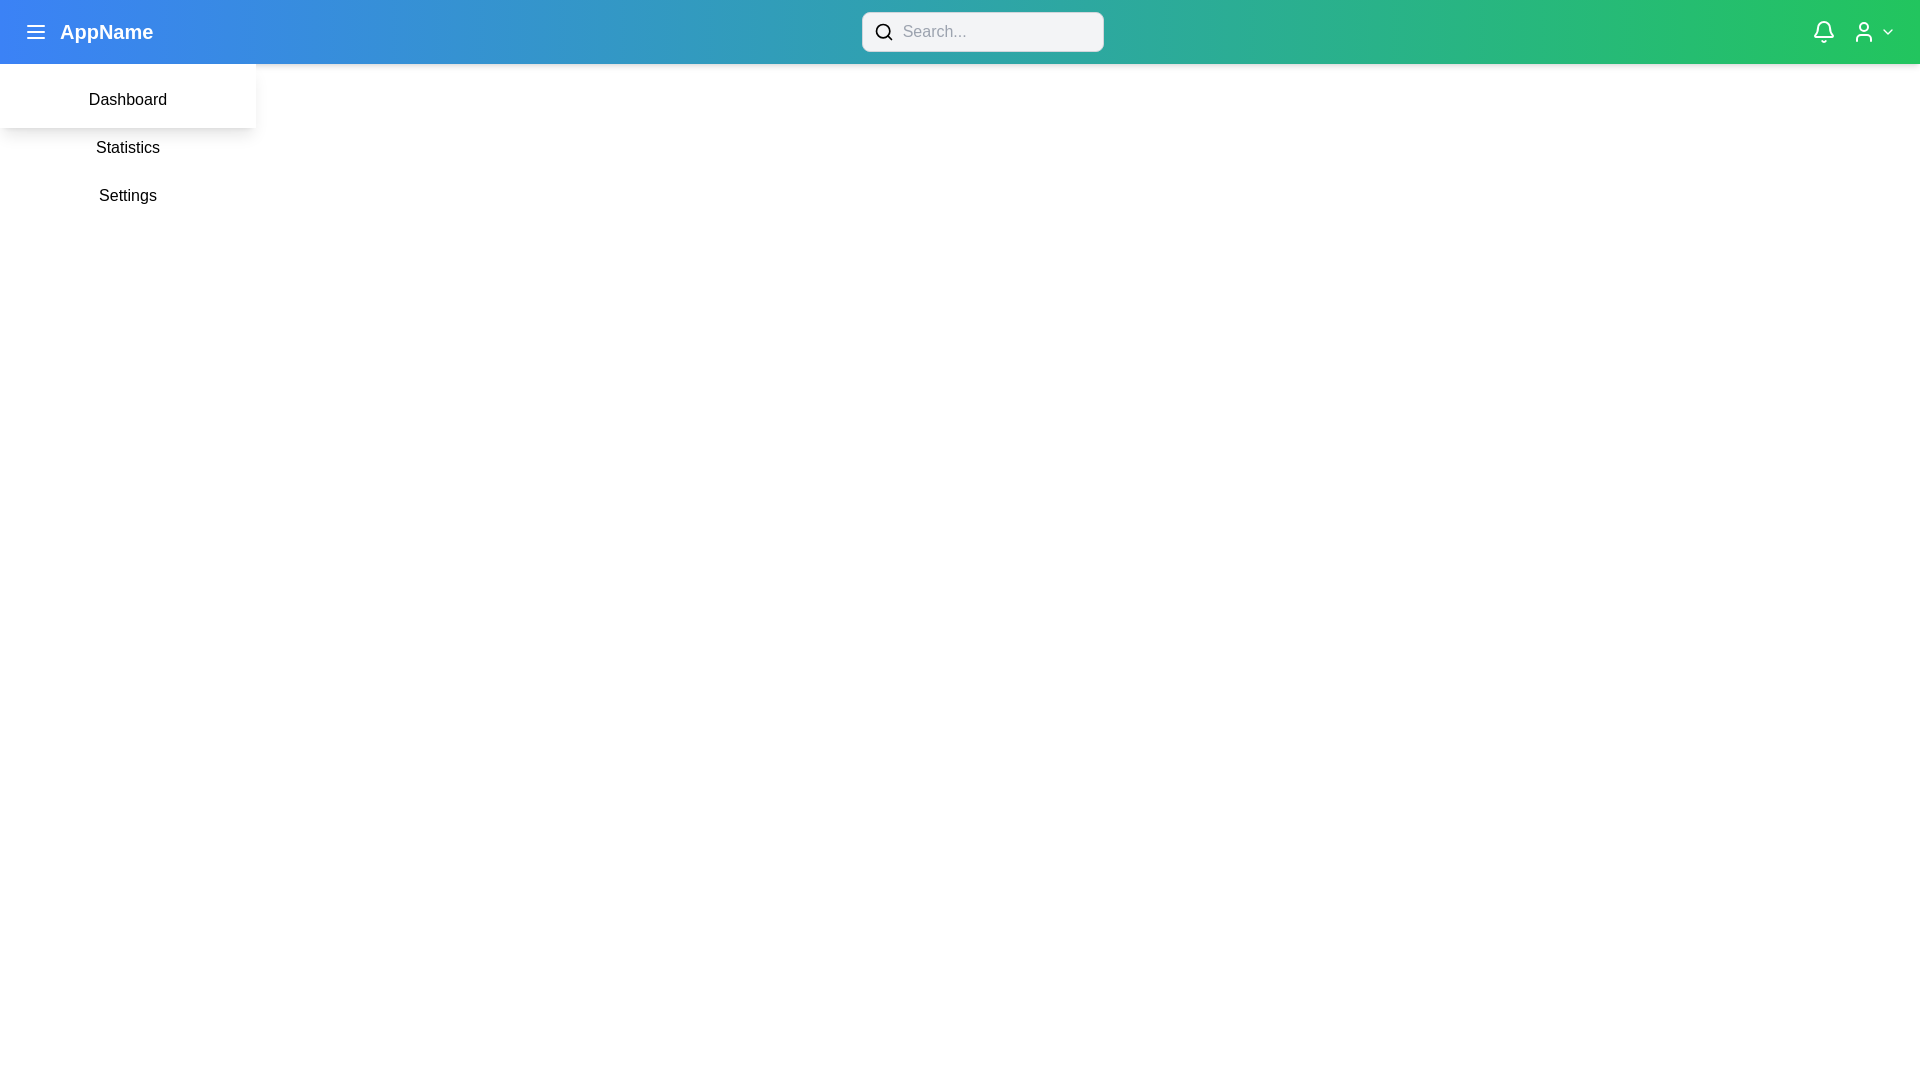  Describe the element at coordinates (1862, 31) in the screenshot. I see `the user silhouette icon located at the top-right corner of the interface` at that location.